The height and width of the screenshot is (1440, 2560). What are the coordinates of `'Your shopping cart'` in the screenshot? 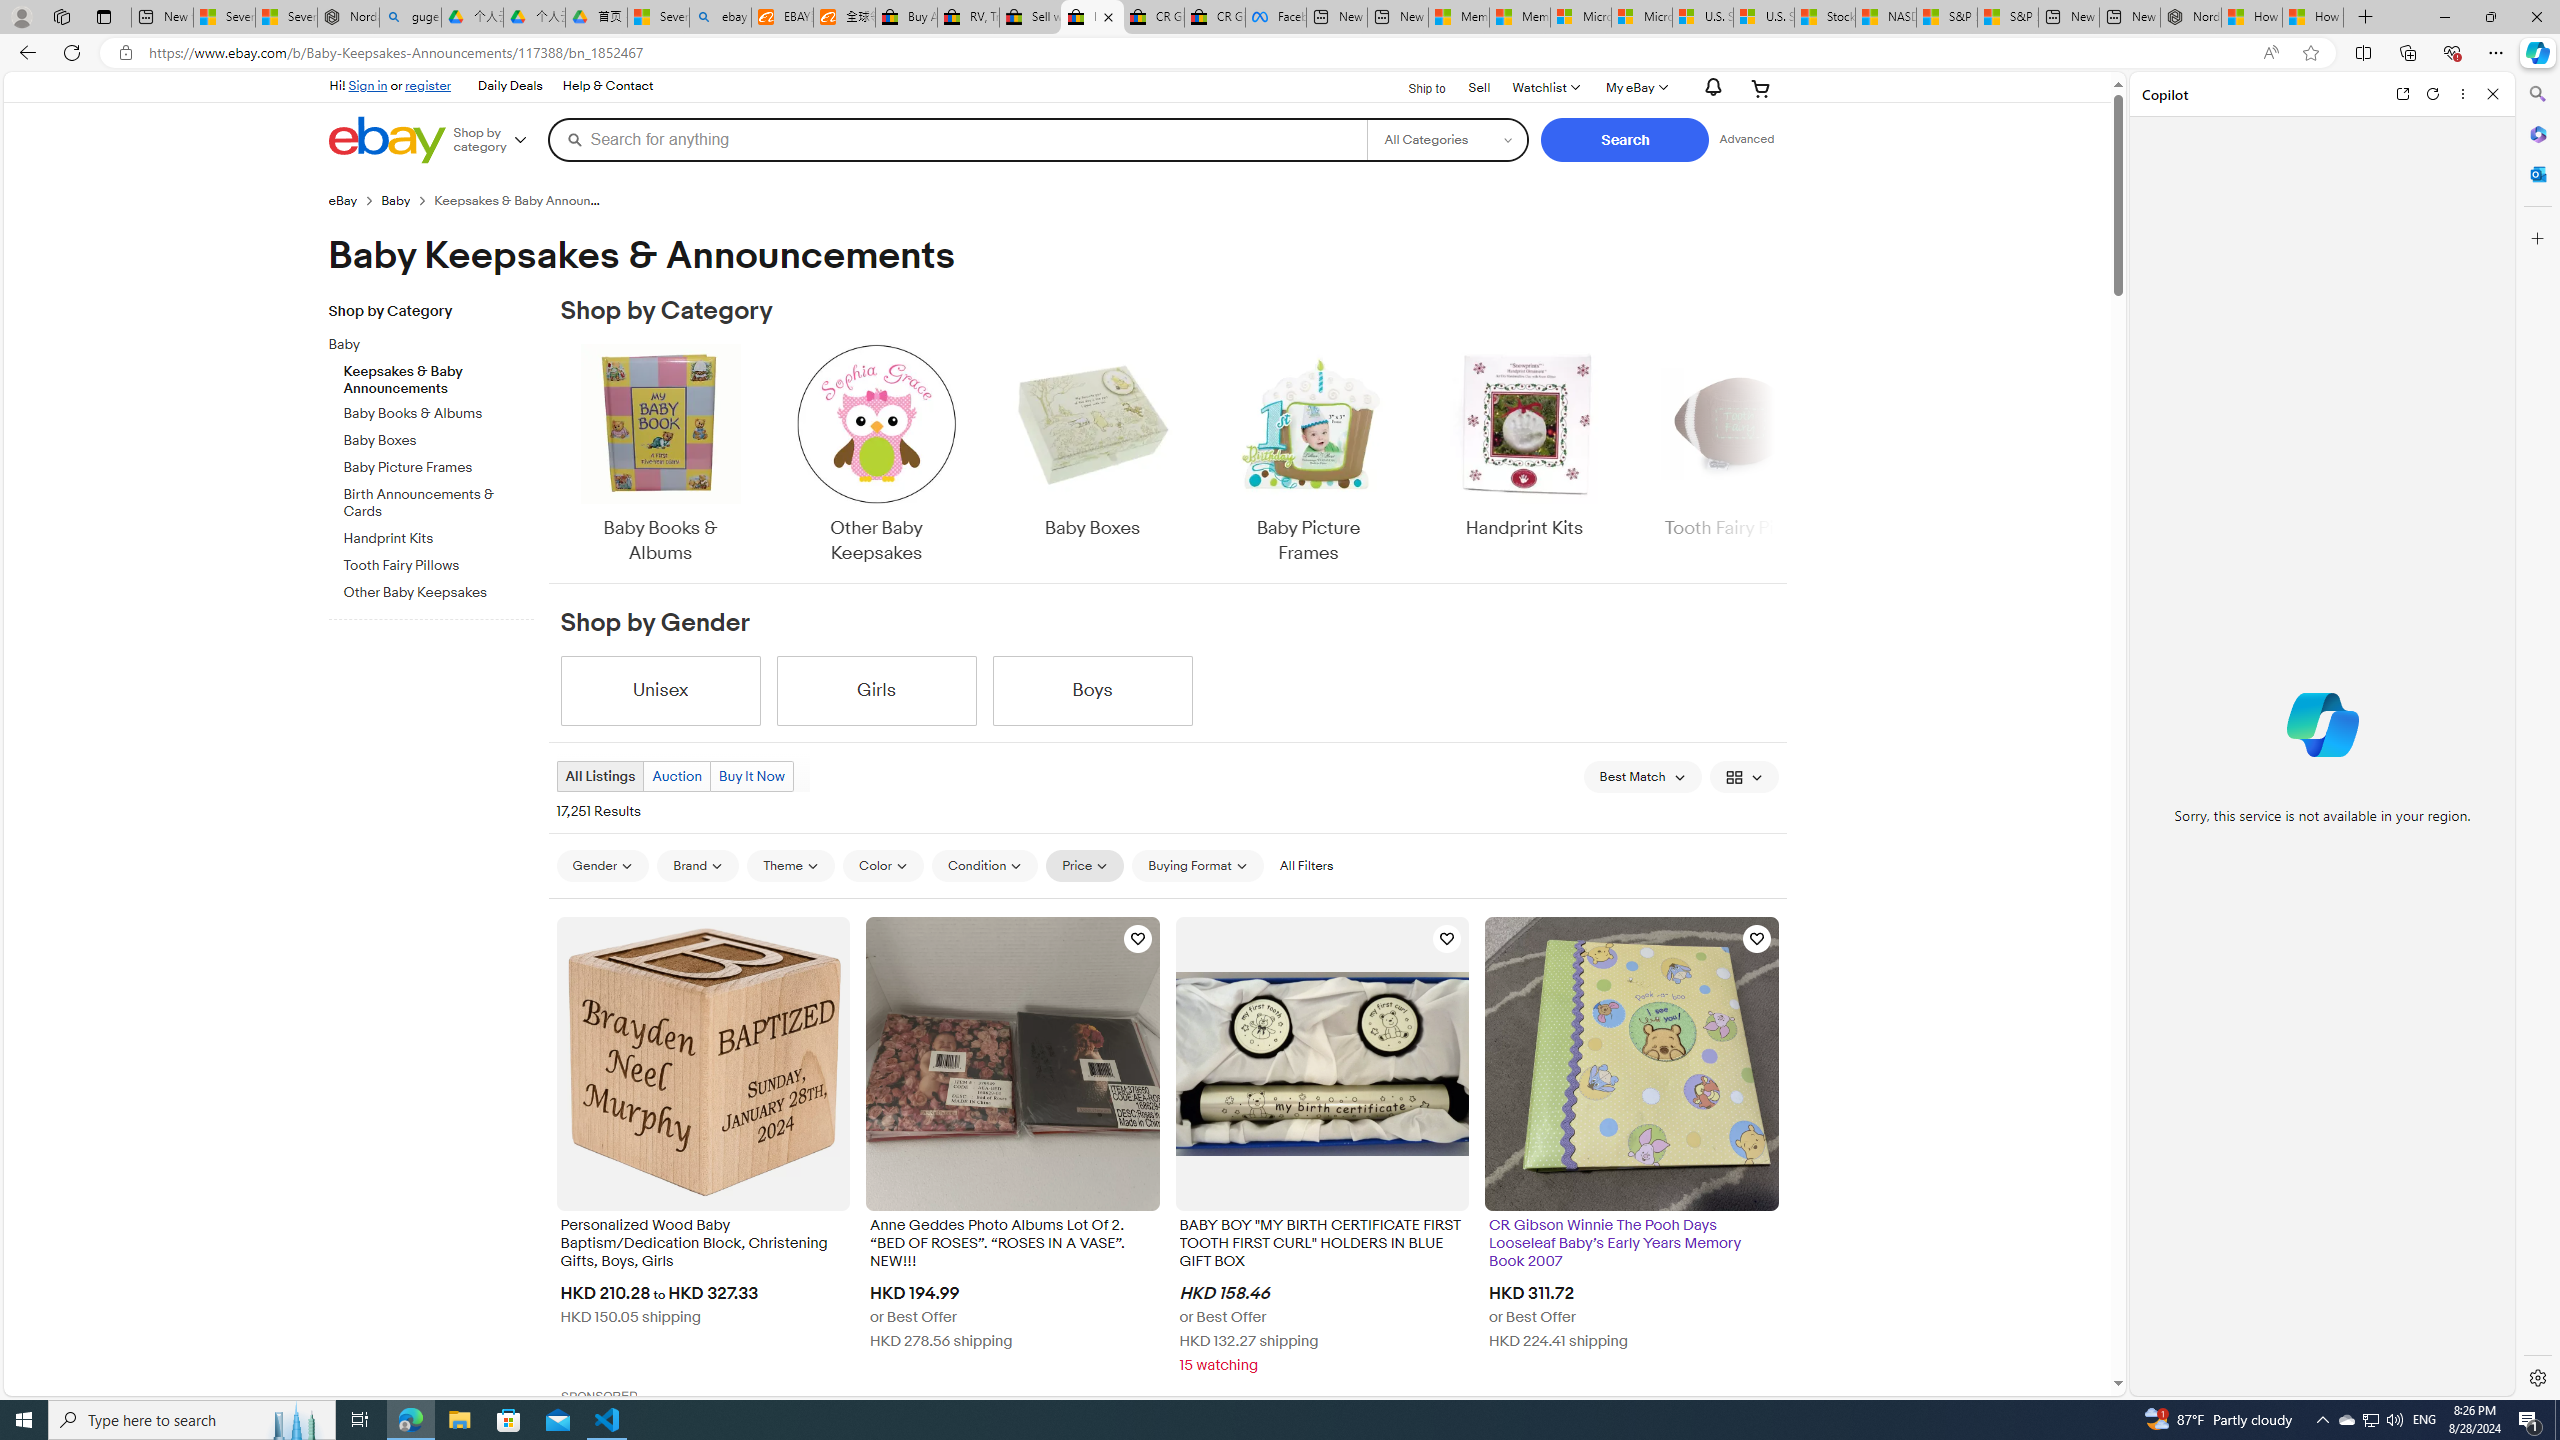 It's located at (1761, 87).